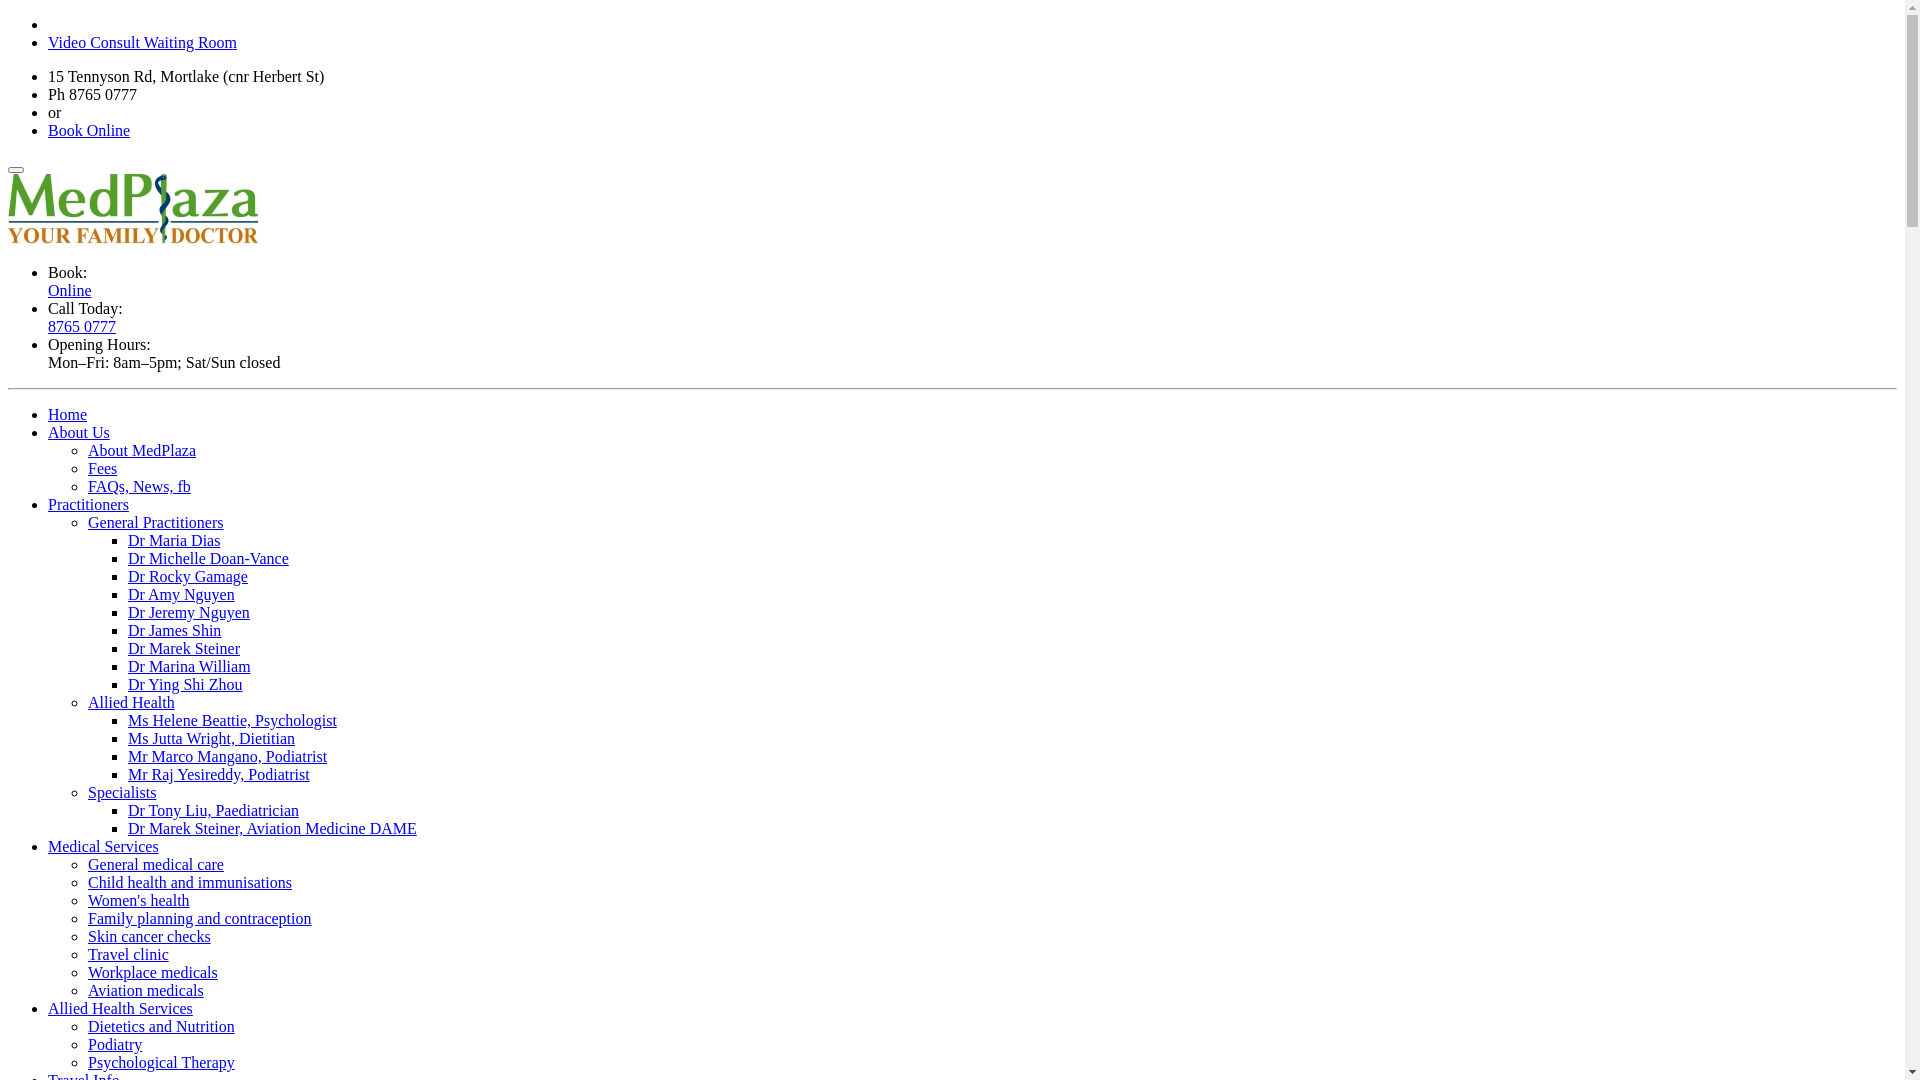 This screenshot has height=1080, width=1920. I want to click on 'About MedPlaza', so click(141, 450).